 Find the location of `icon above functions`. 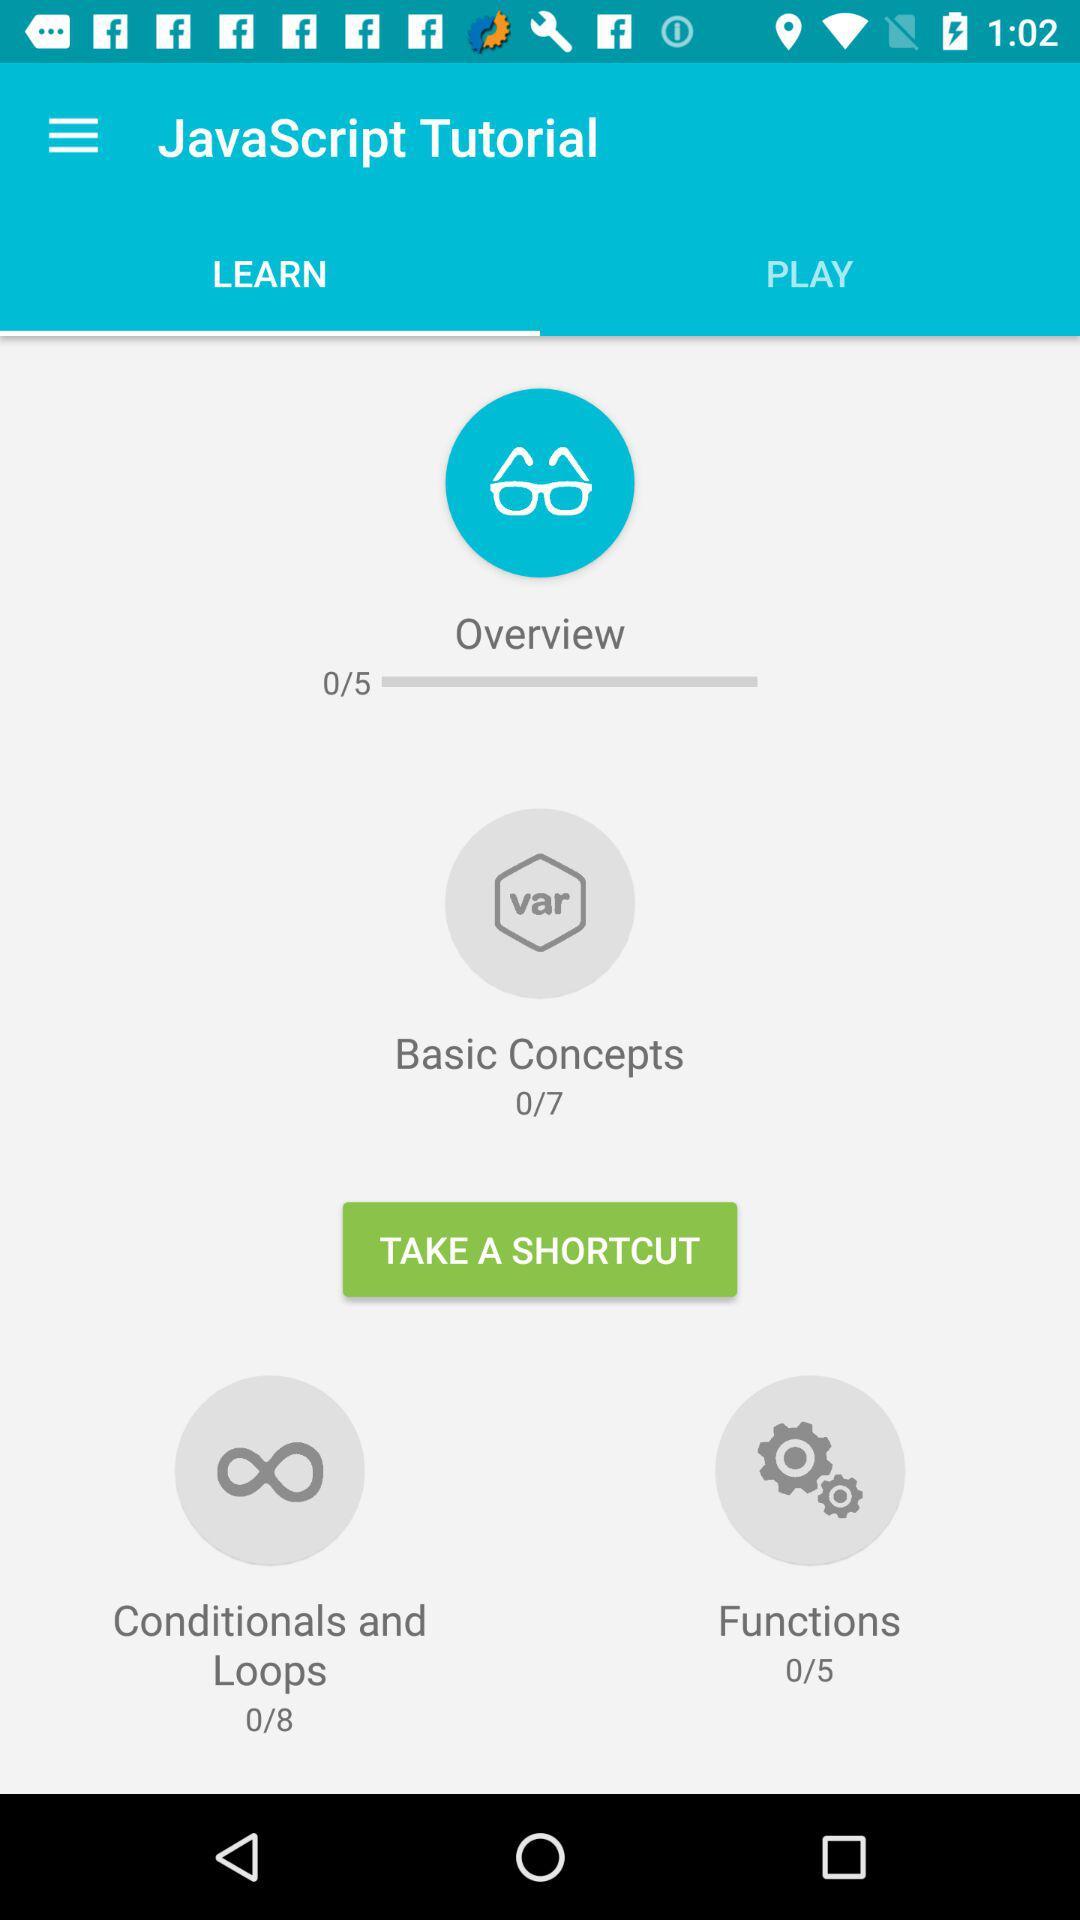

icon above functions is located at coordinates (810, 1469).